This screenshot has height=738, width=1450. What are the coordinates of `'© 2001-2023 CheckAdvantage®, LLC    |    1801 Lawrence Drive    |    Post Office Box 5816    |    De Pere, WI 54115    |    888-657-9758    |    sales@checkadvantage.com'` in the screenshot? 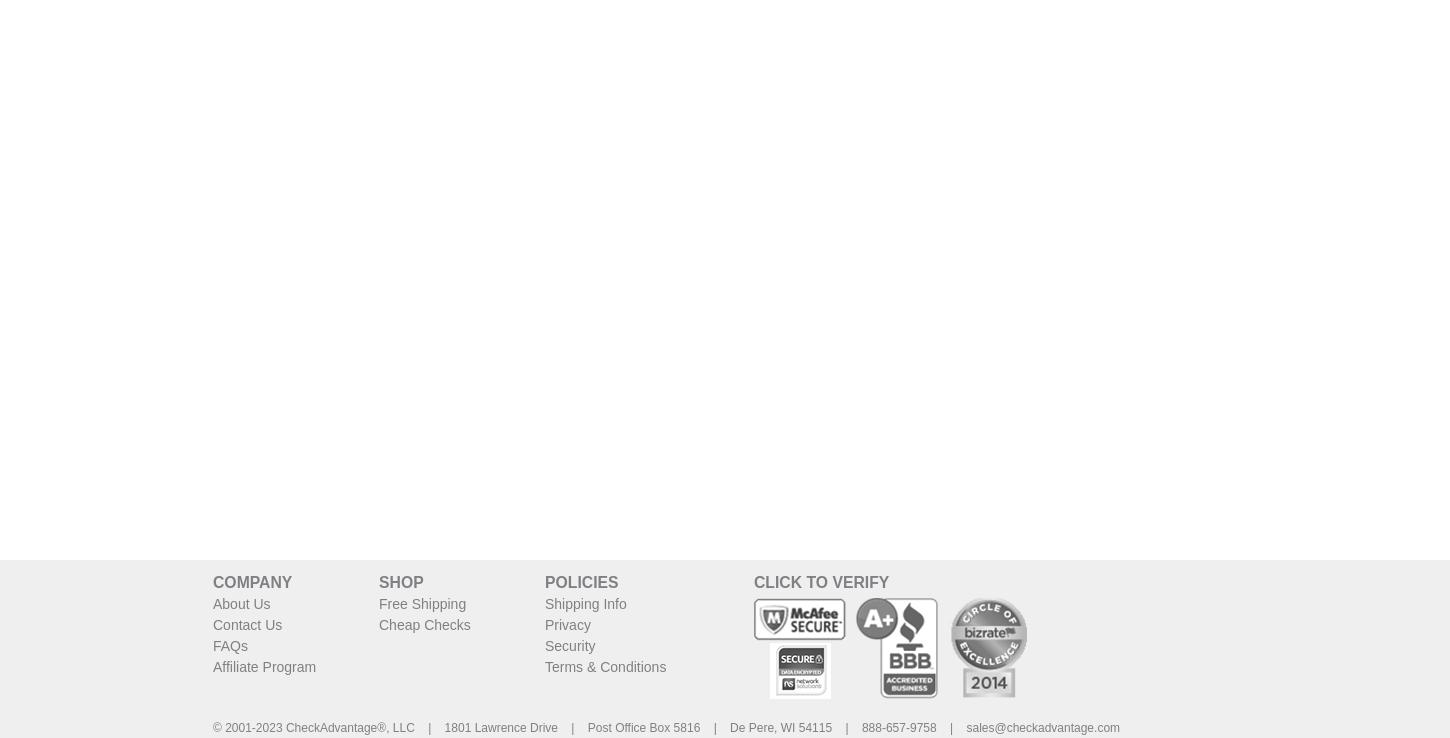 It's located at (665, 727).